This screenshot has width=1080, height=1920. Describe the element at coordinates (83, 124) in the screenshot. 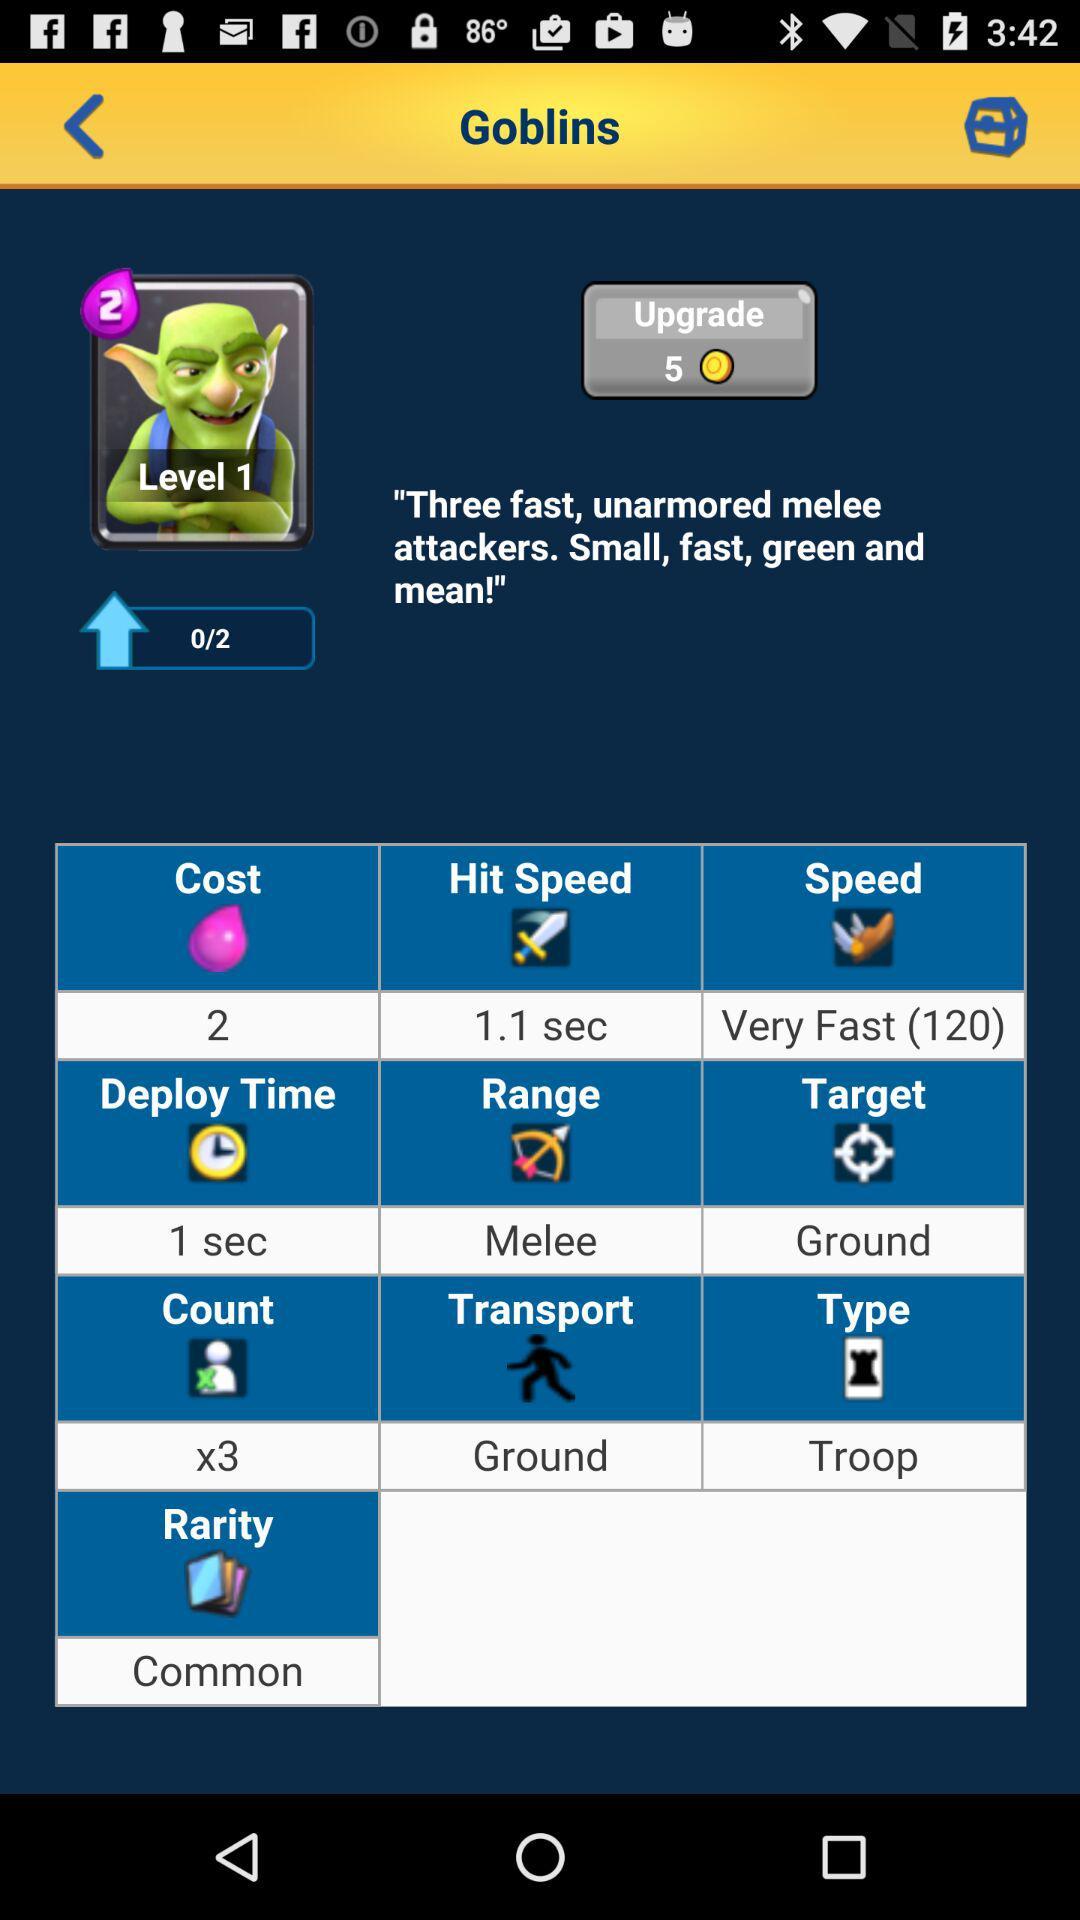

I see `back` at that location.